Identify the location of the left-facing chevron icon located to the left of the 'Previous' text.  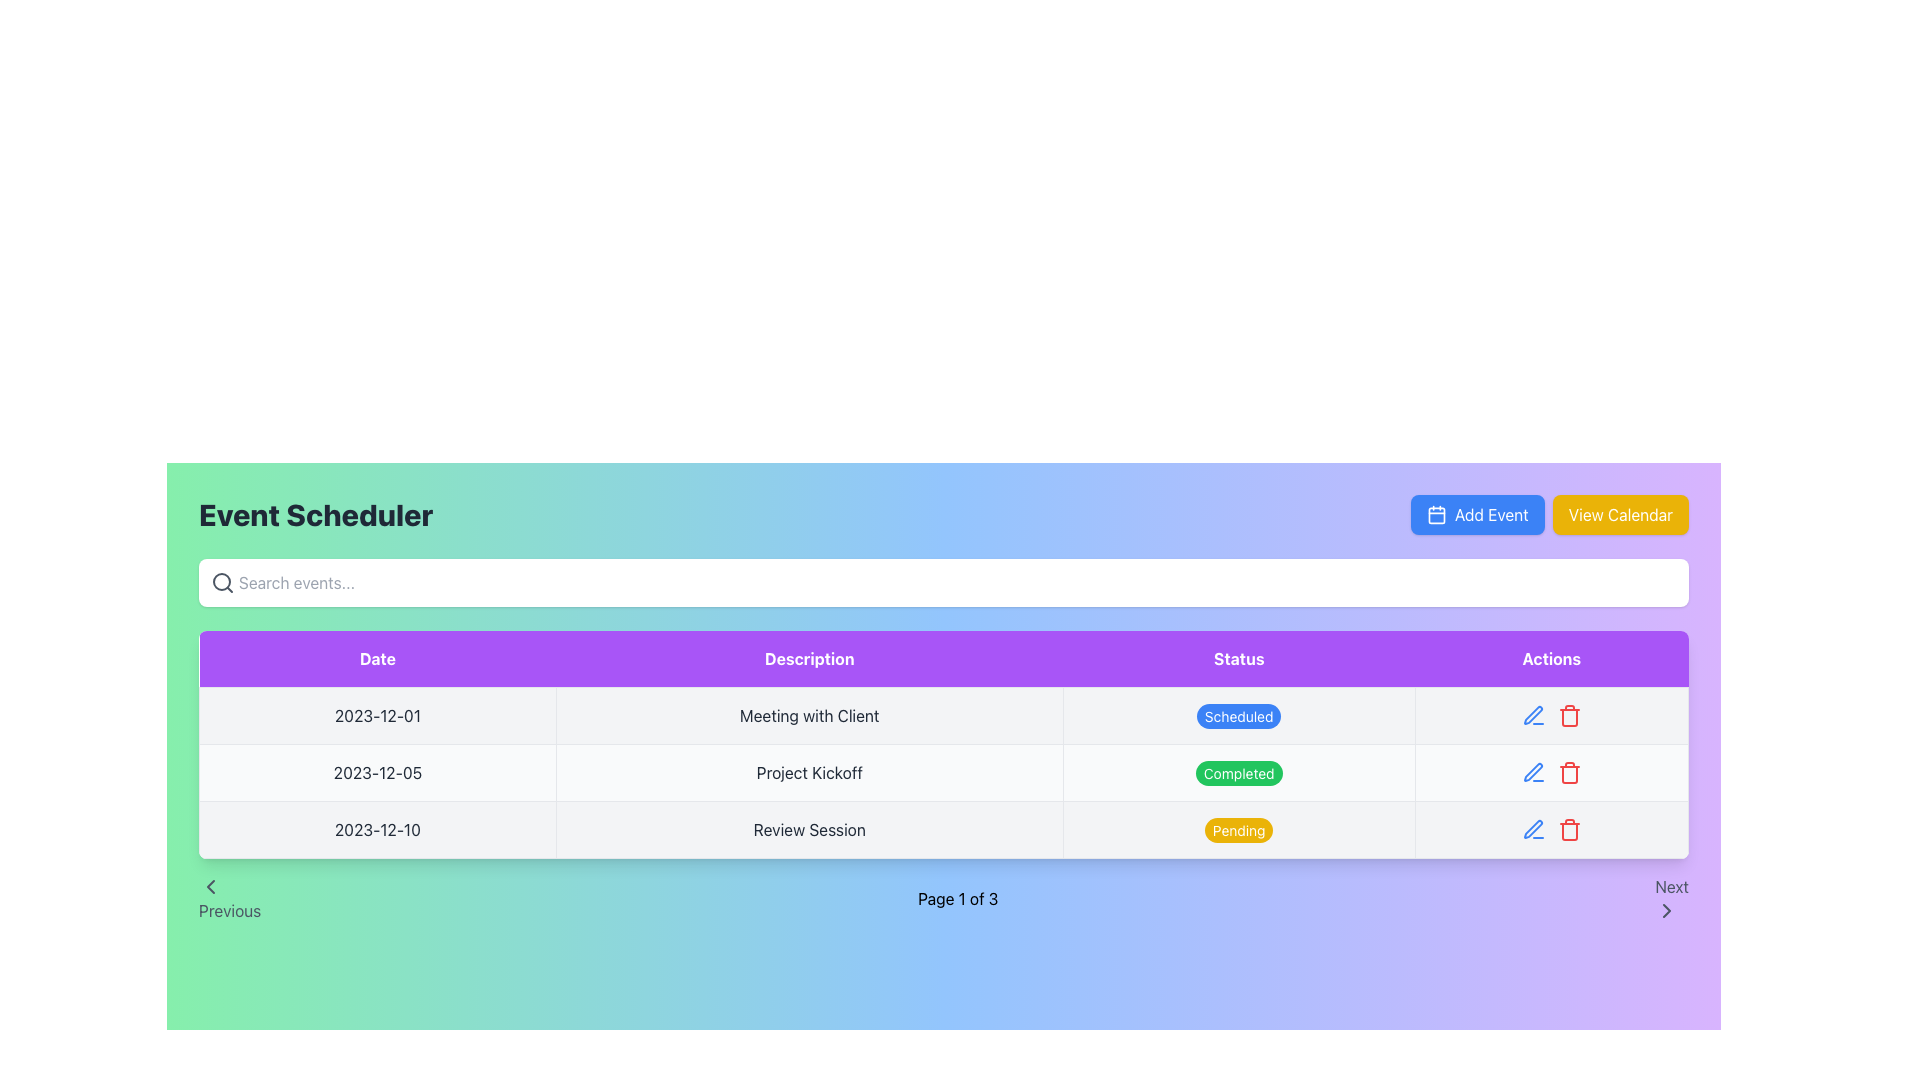
(211, 886).